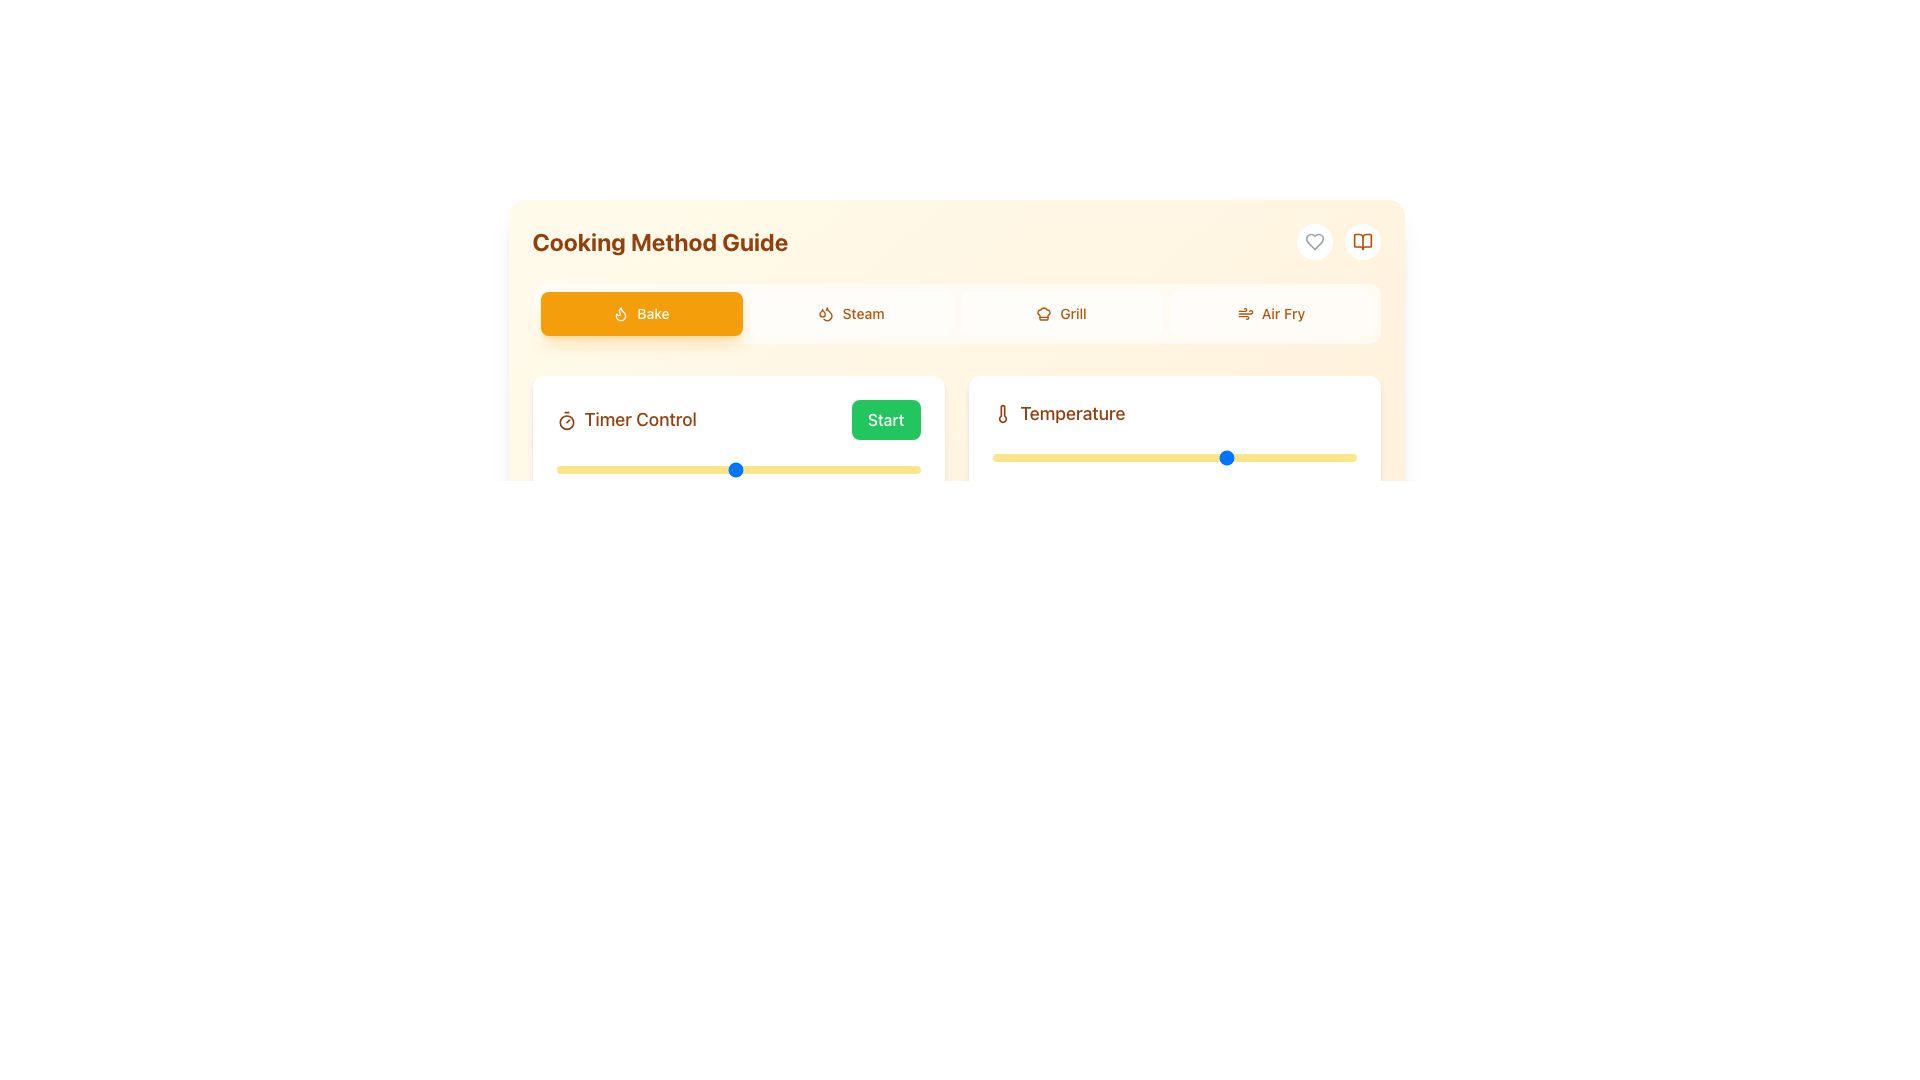 This screenshot has height=1080, width=1920. Describe the element at coordinates (565, 420) in the screenshot. I see `the timer icon, which is a circular outline with a knob at the top, located next to the 'Timer Control' text on a yellow background` at that location.